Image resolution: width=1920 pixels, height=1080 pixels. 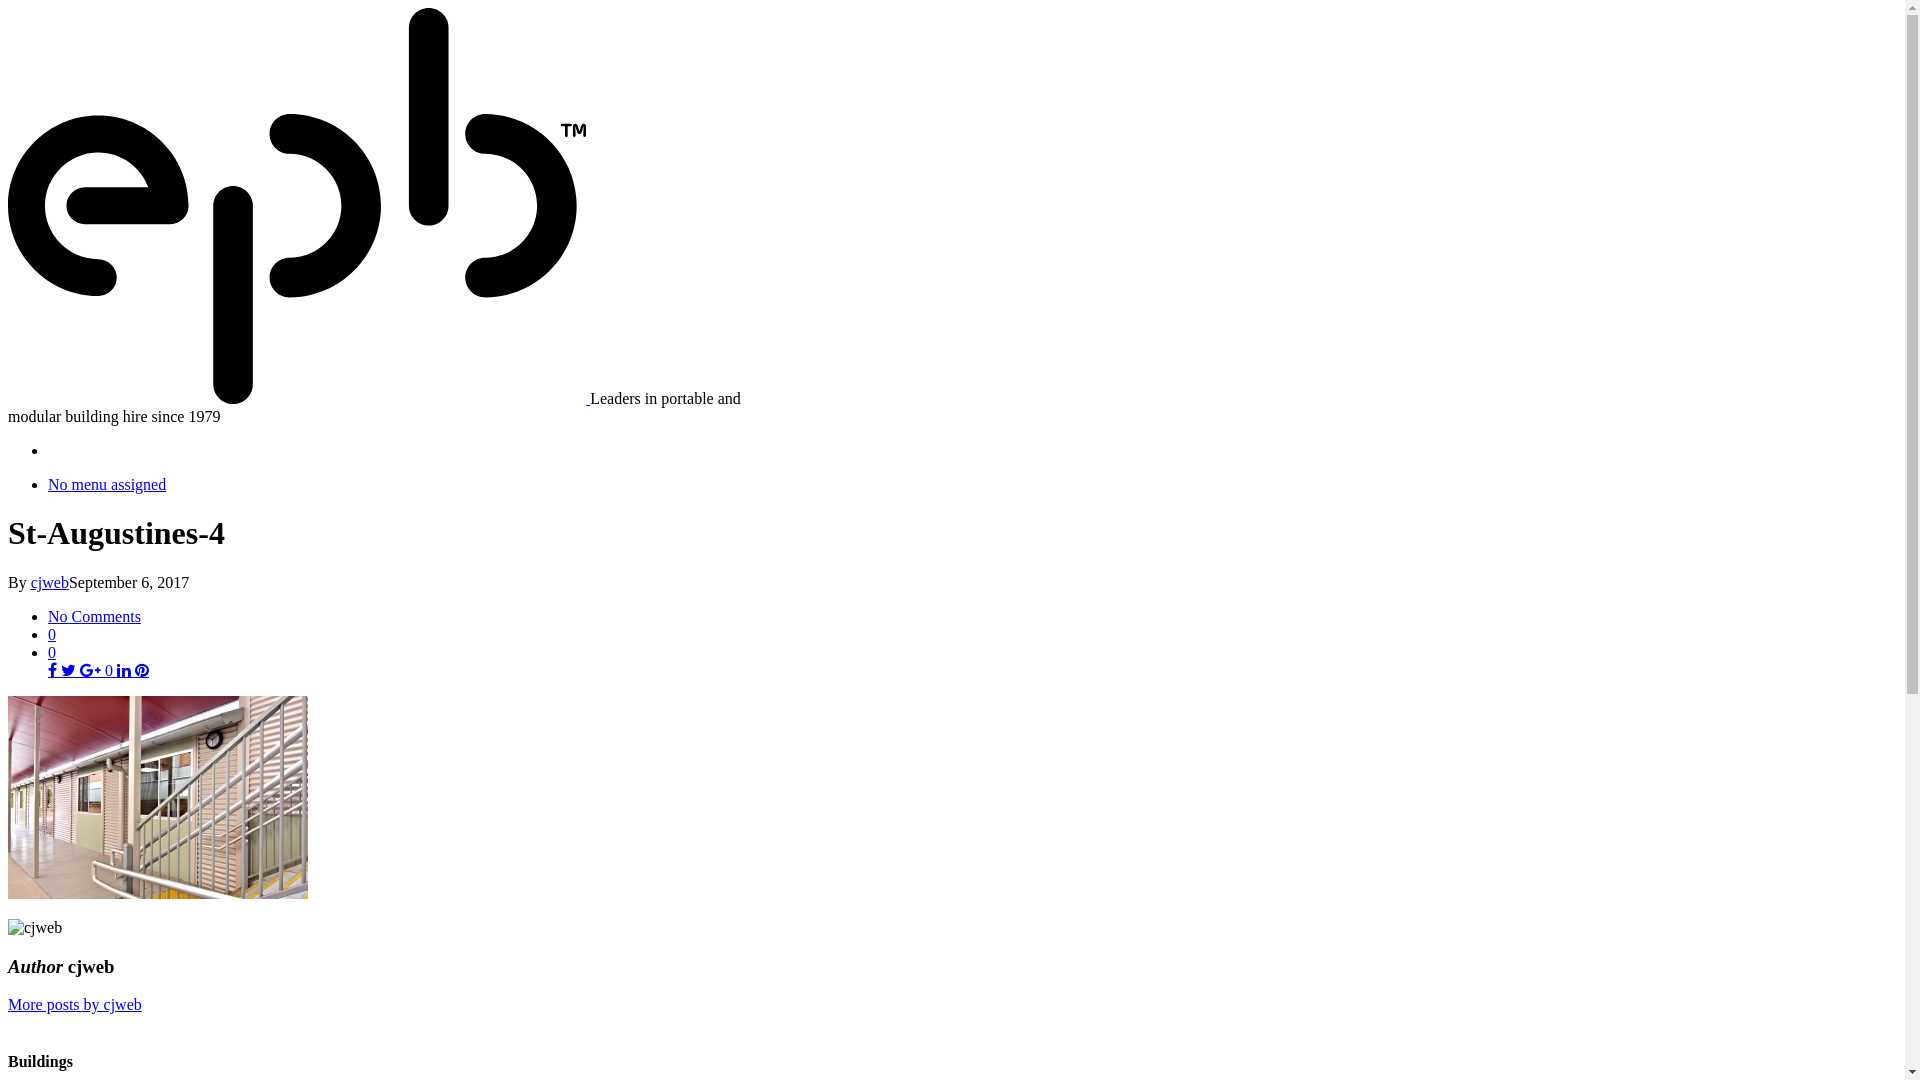 What do you see at coordinates (70, 670) in the screenshot?
I see `'Tweet this'` at bounding box center [70, 670].